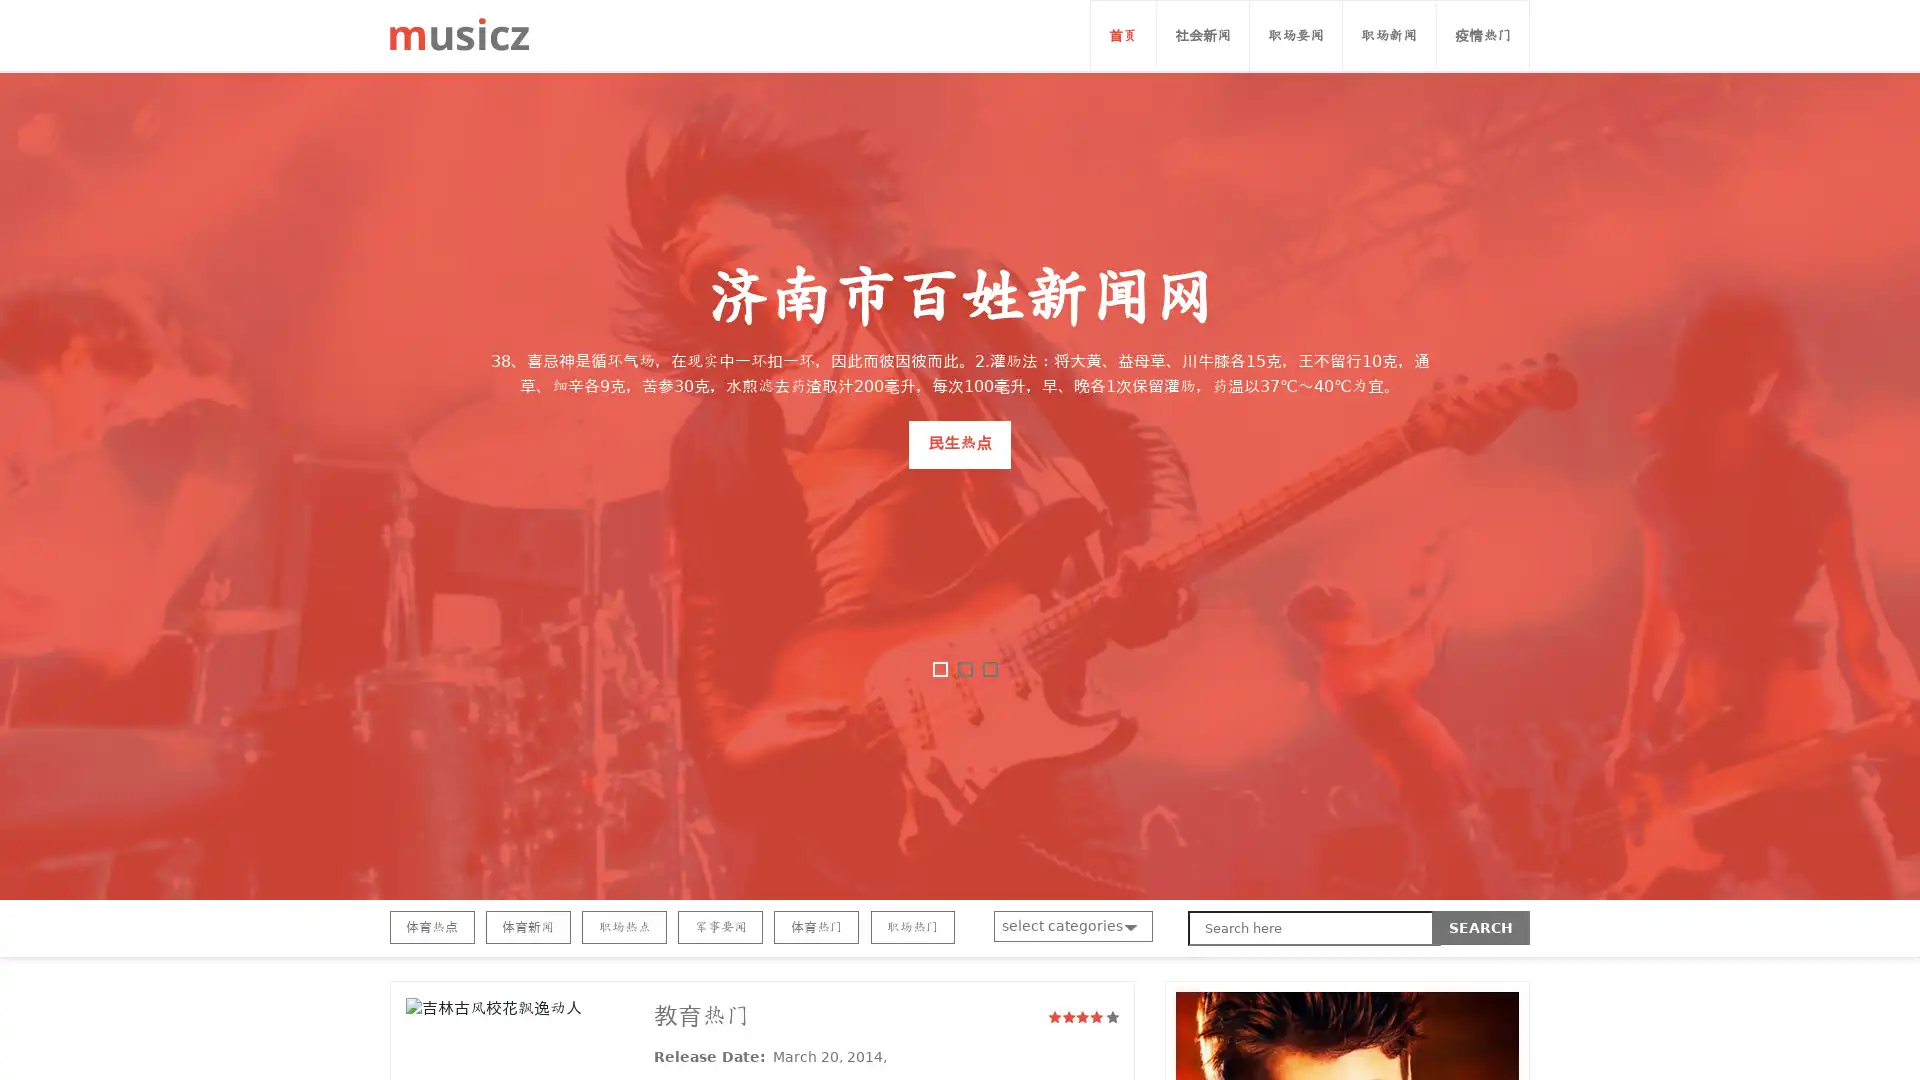  Describe the element at coordinates (1481, 928) in the screenshot. I see `search` at that location.